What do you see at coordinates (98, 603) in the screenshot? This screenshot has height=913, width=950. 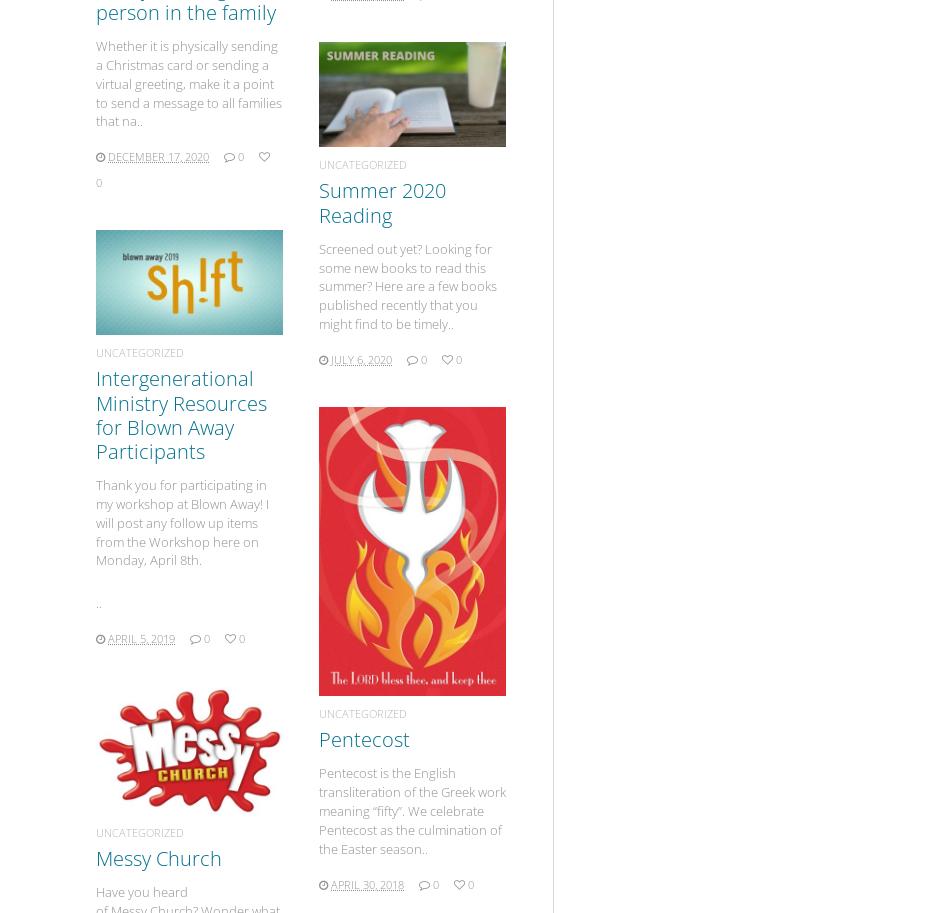 I see `'..'` at bounding box center [98, 603].